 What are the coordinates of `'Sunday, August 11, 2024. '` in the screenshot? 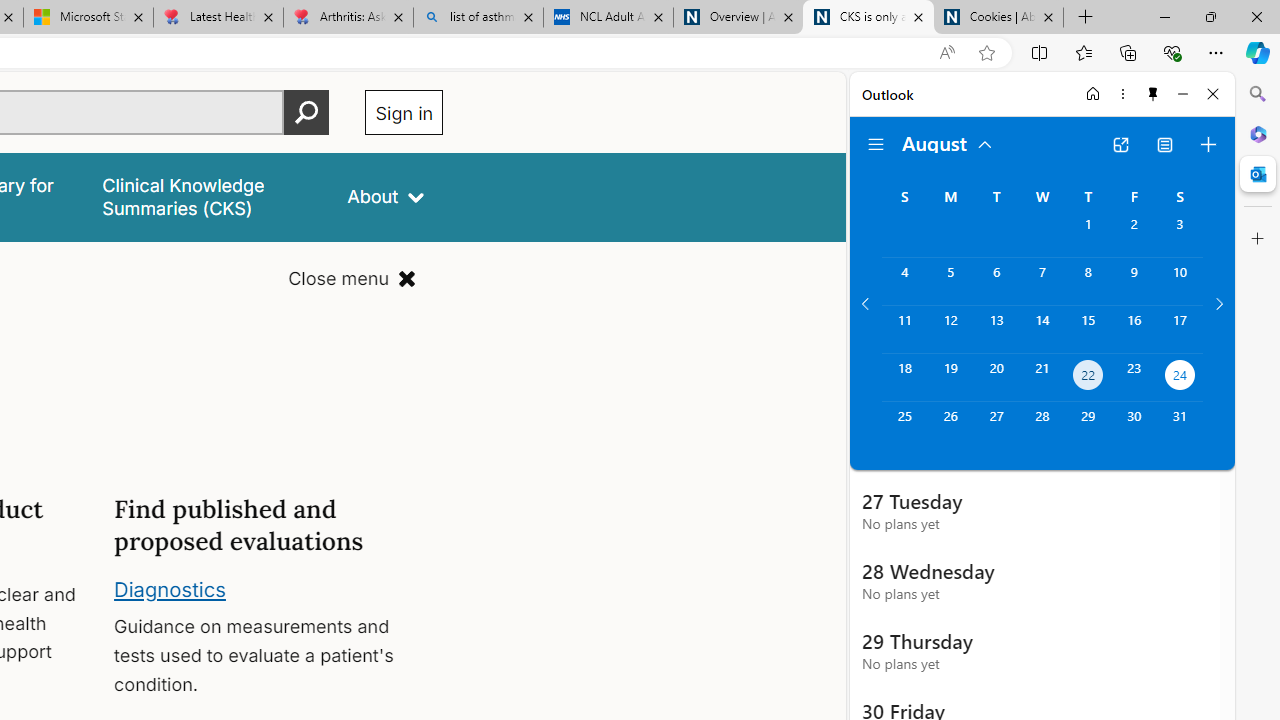 It's located at (903, 328).